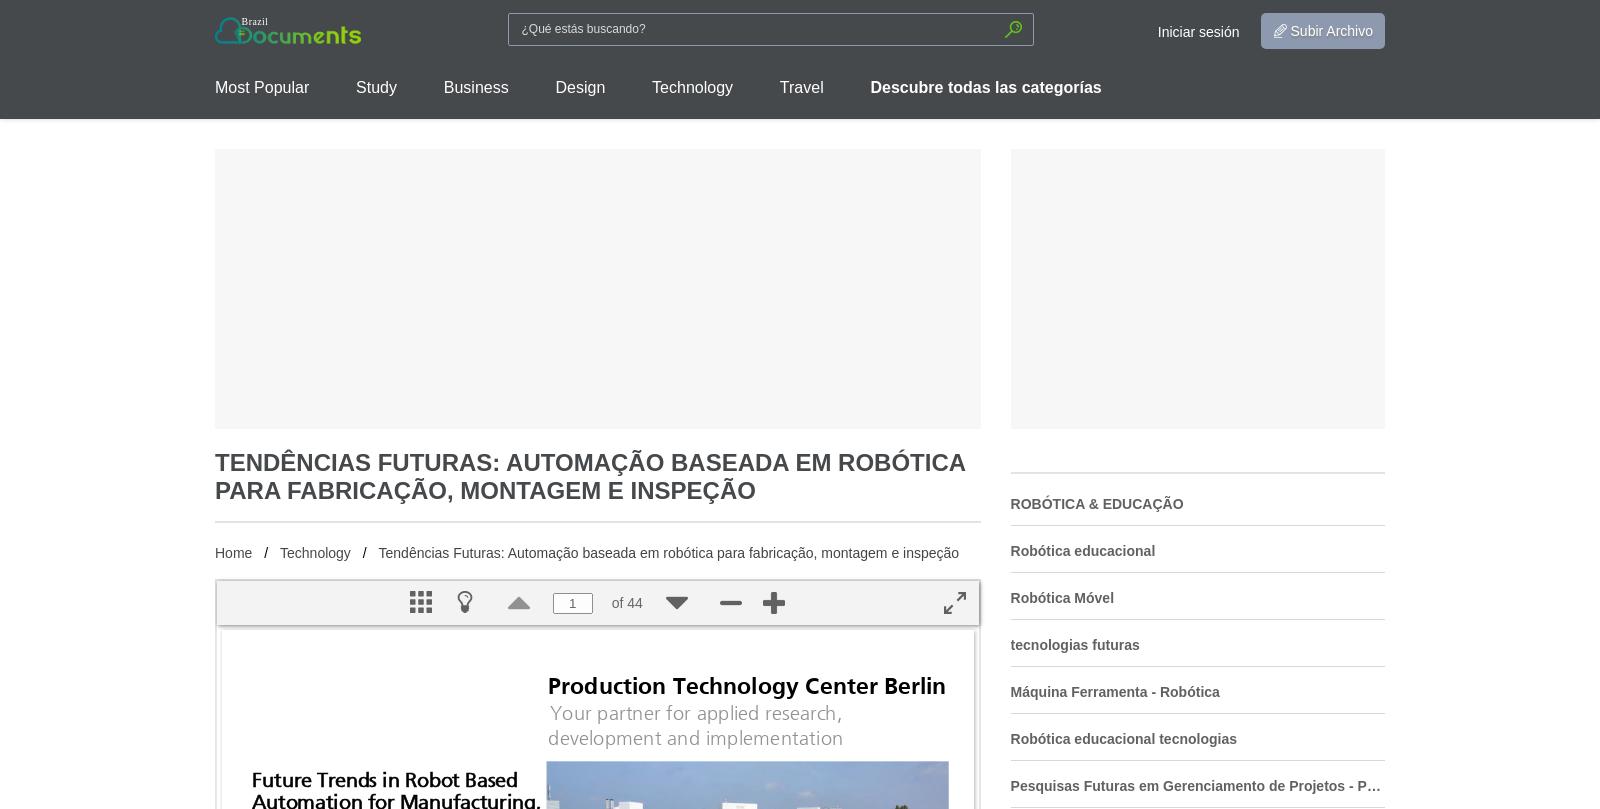 The height and width of the screenshot is (809, 1600). Describe the element at coordinates (262, 87) in the screenshot. I see `'Most Popular'` at that location.